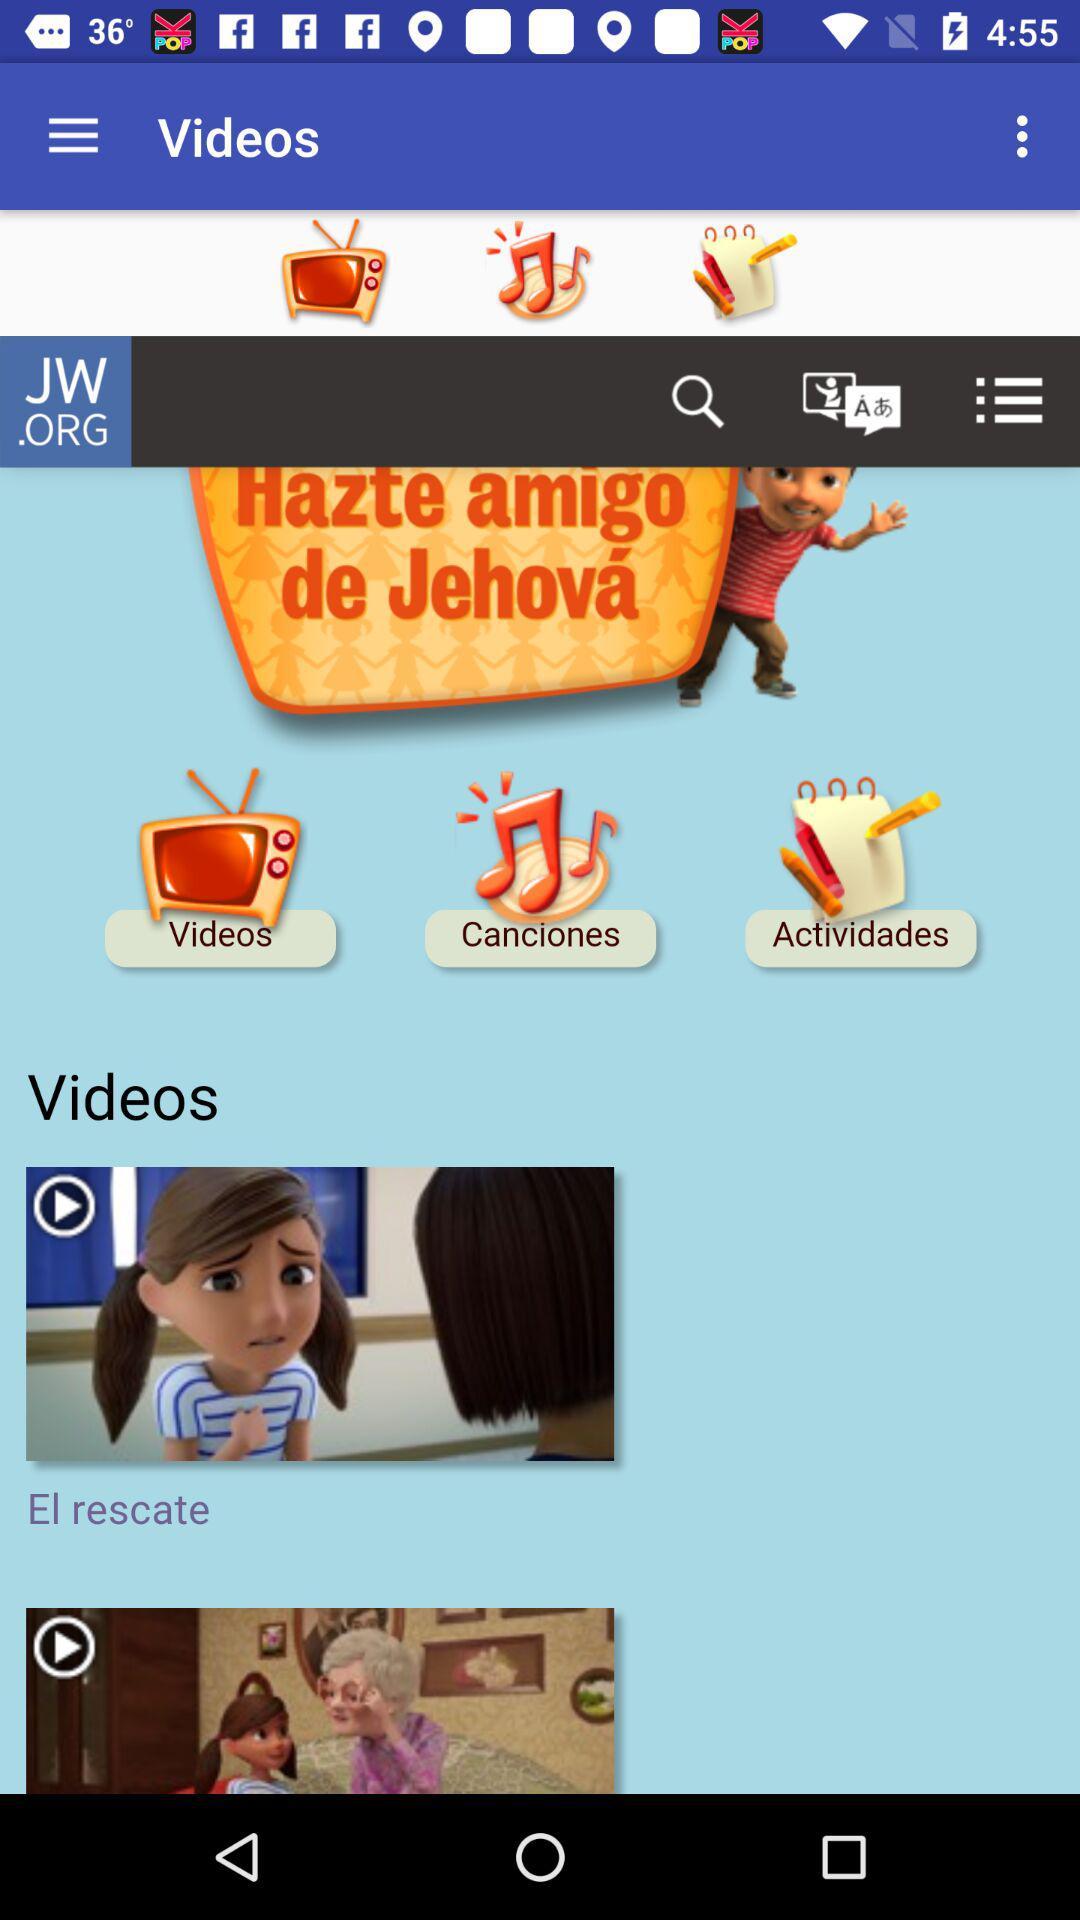 Image resolution: width=1080 pixels, height=1920 pixels. What do you see at coordinates (744, 272) in the screenshot?
I see `actividades icon` at bounding box center [744, 272].